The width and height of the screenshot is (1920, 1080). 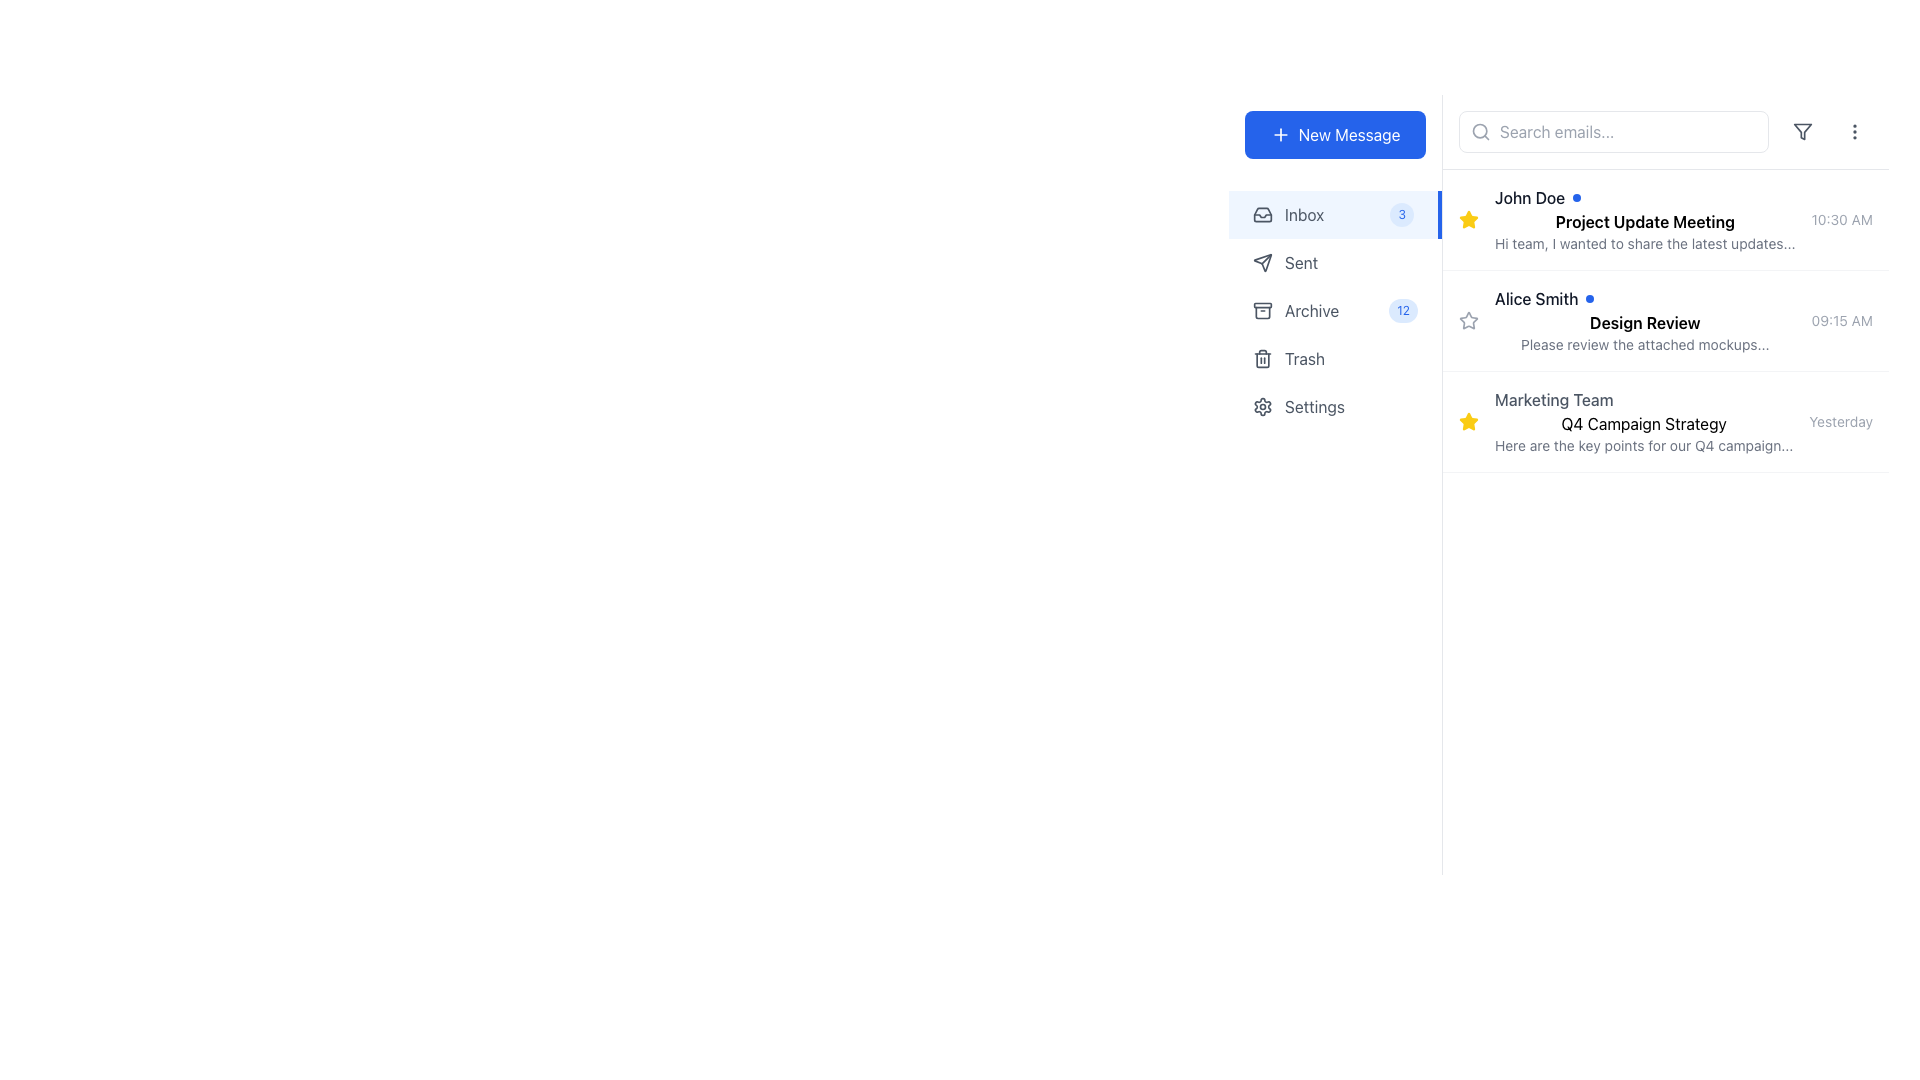 I want to click on the small pill-shaped badge with a light blue background and dark blue text reading '3', which is positioned within the notification indicator for the 'Inbox' label, so click(x=1401, y=215).